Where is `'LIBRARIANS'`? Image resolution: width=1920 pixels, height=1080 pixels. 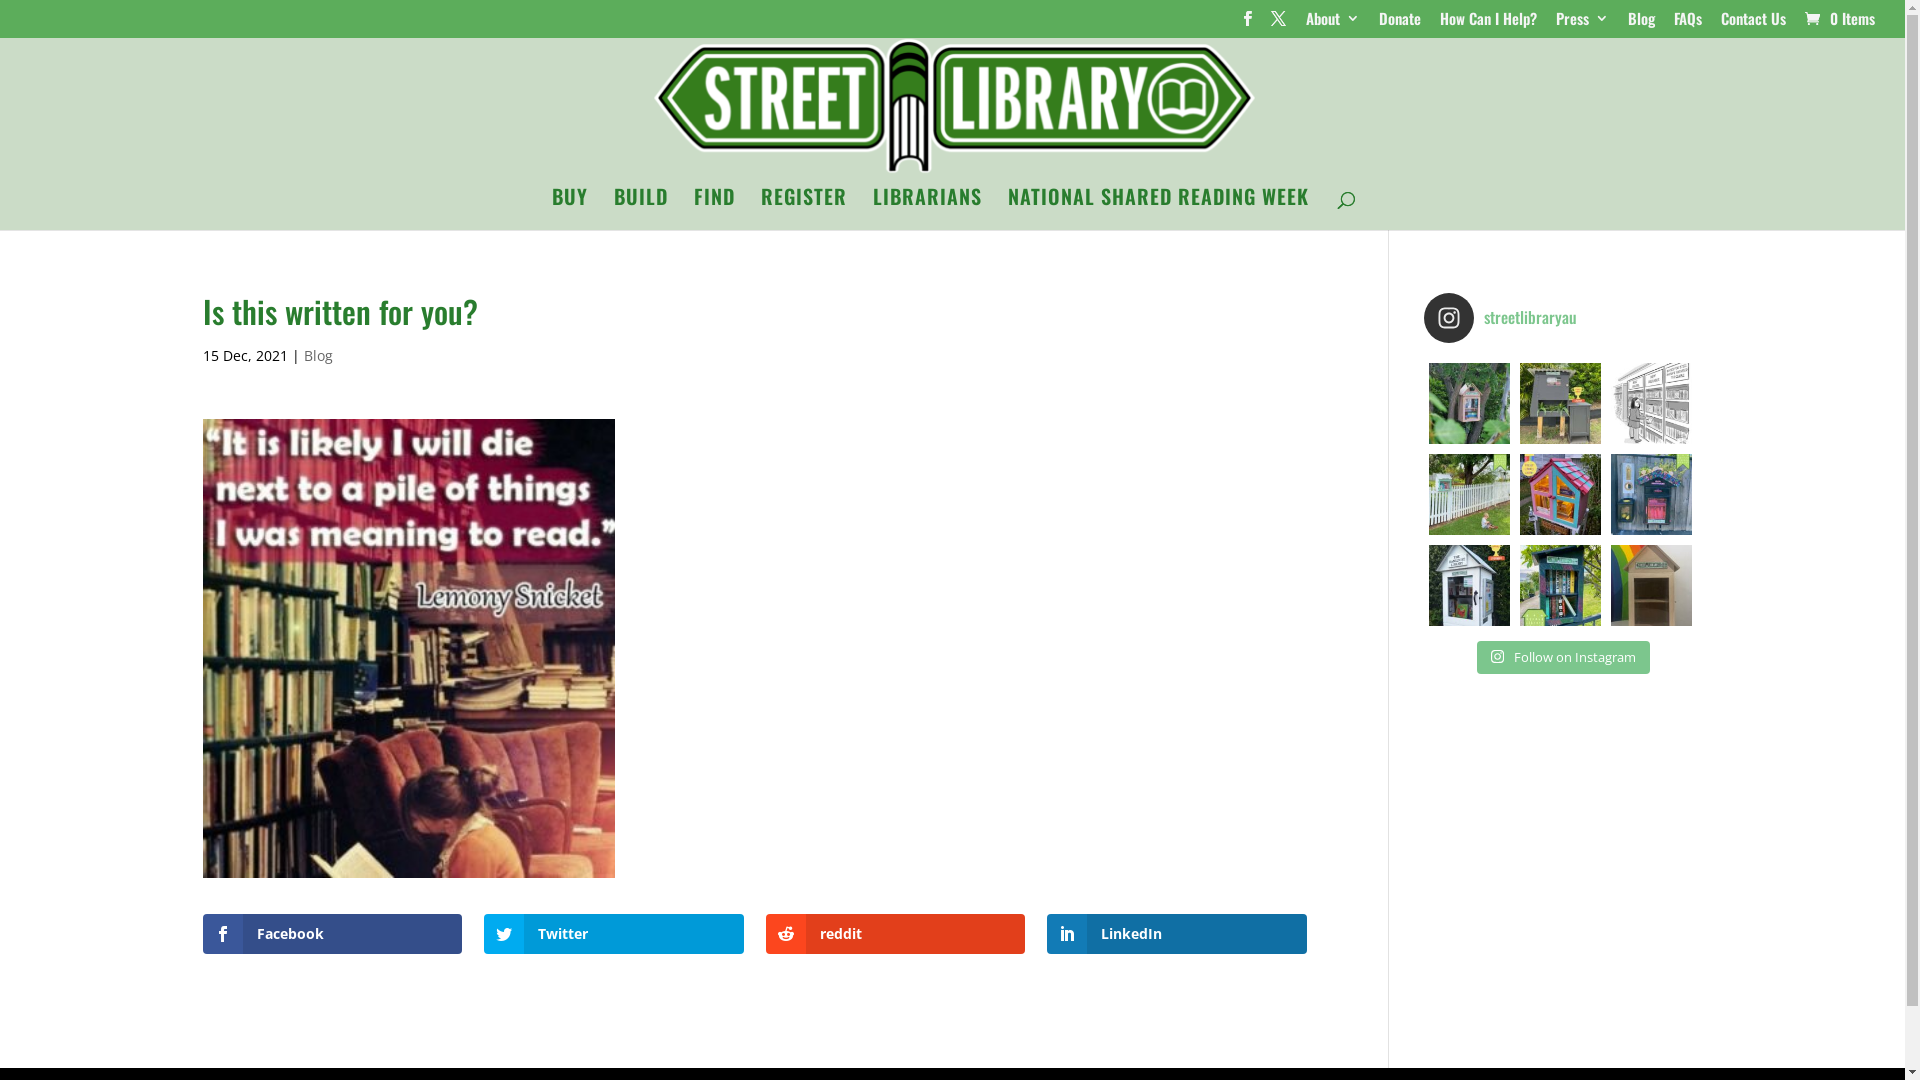
'LIBRARIANS' is located at coordinates (926, 208).